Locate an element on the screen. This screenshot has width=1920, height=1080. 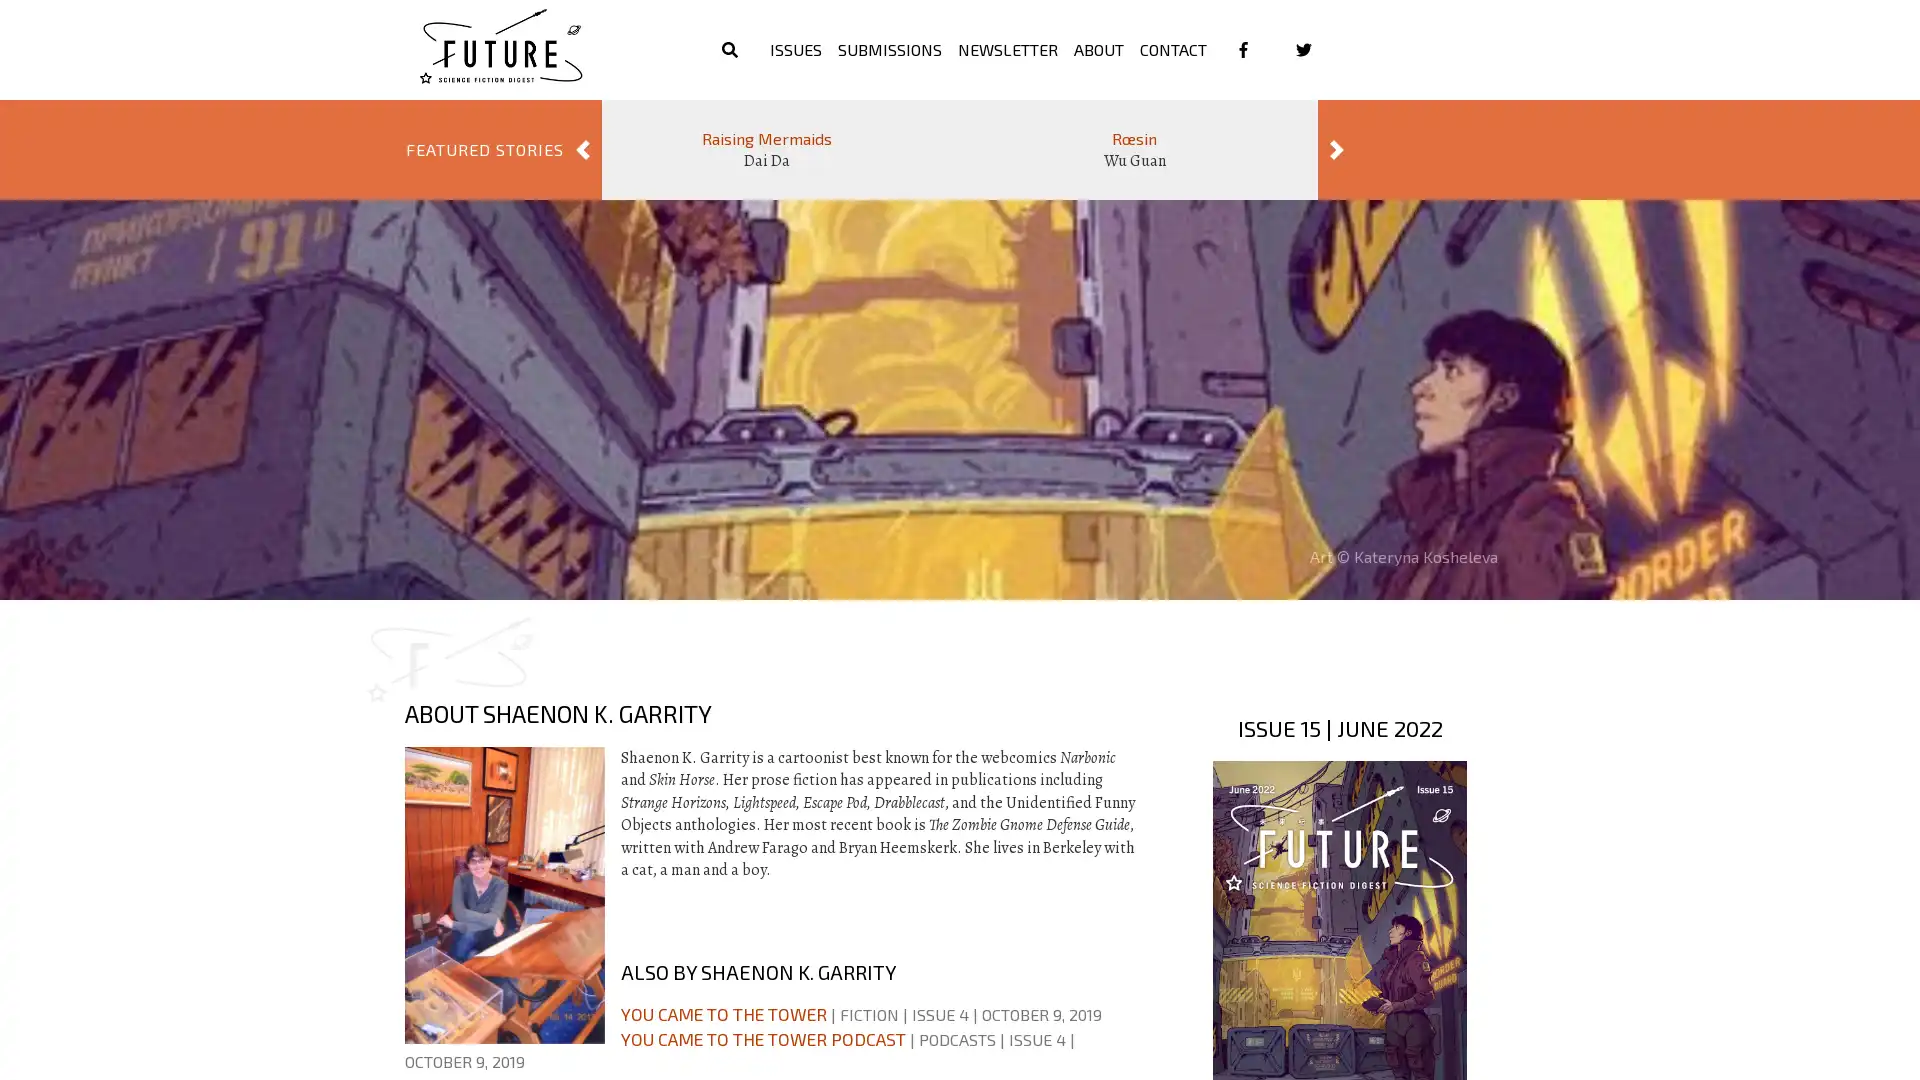
Previous is located at coordinates (581, 149).